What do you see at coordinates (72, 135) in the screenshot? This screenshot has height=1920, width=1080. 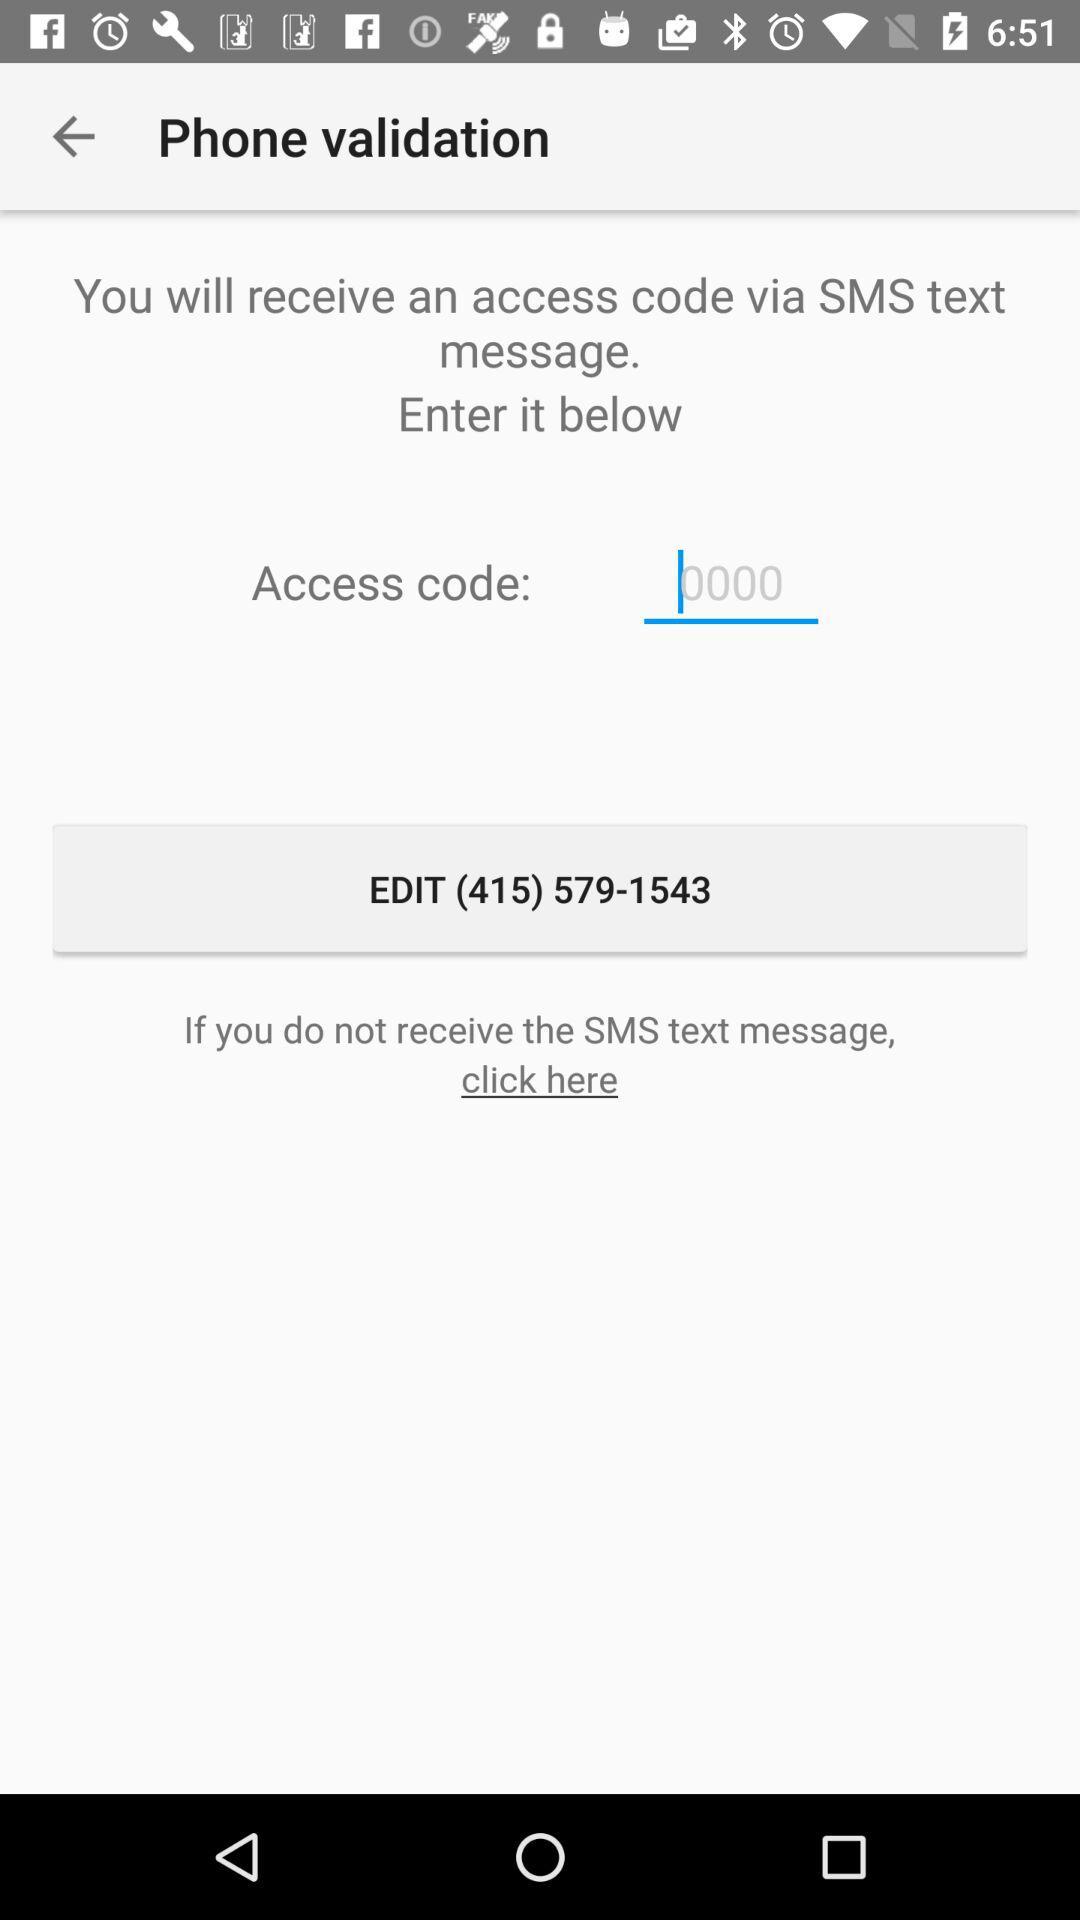 I see `item to the left of the phone validation item` at bounding box center [72, 135].